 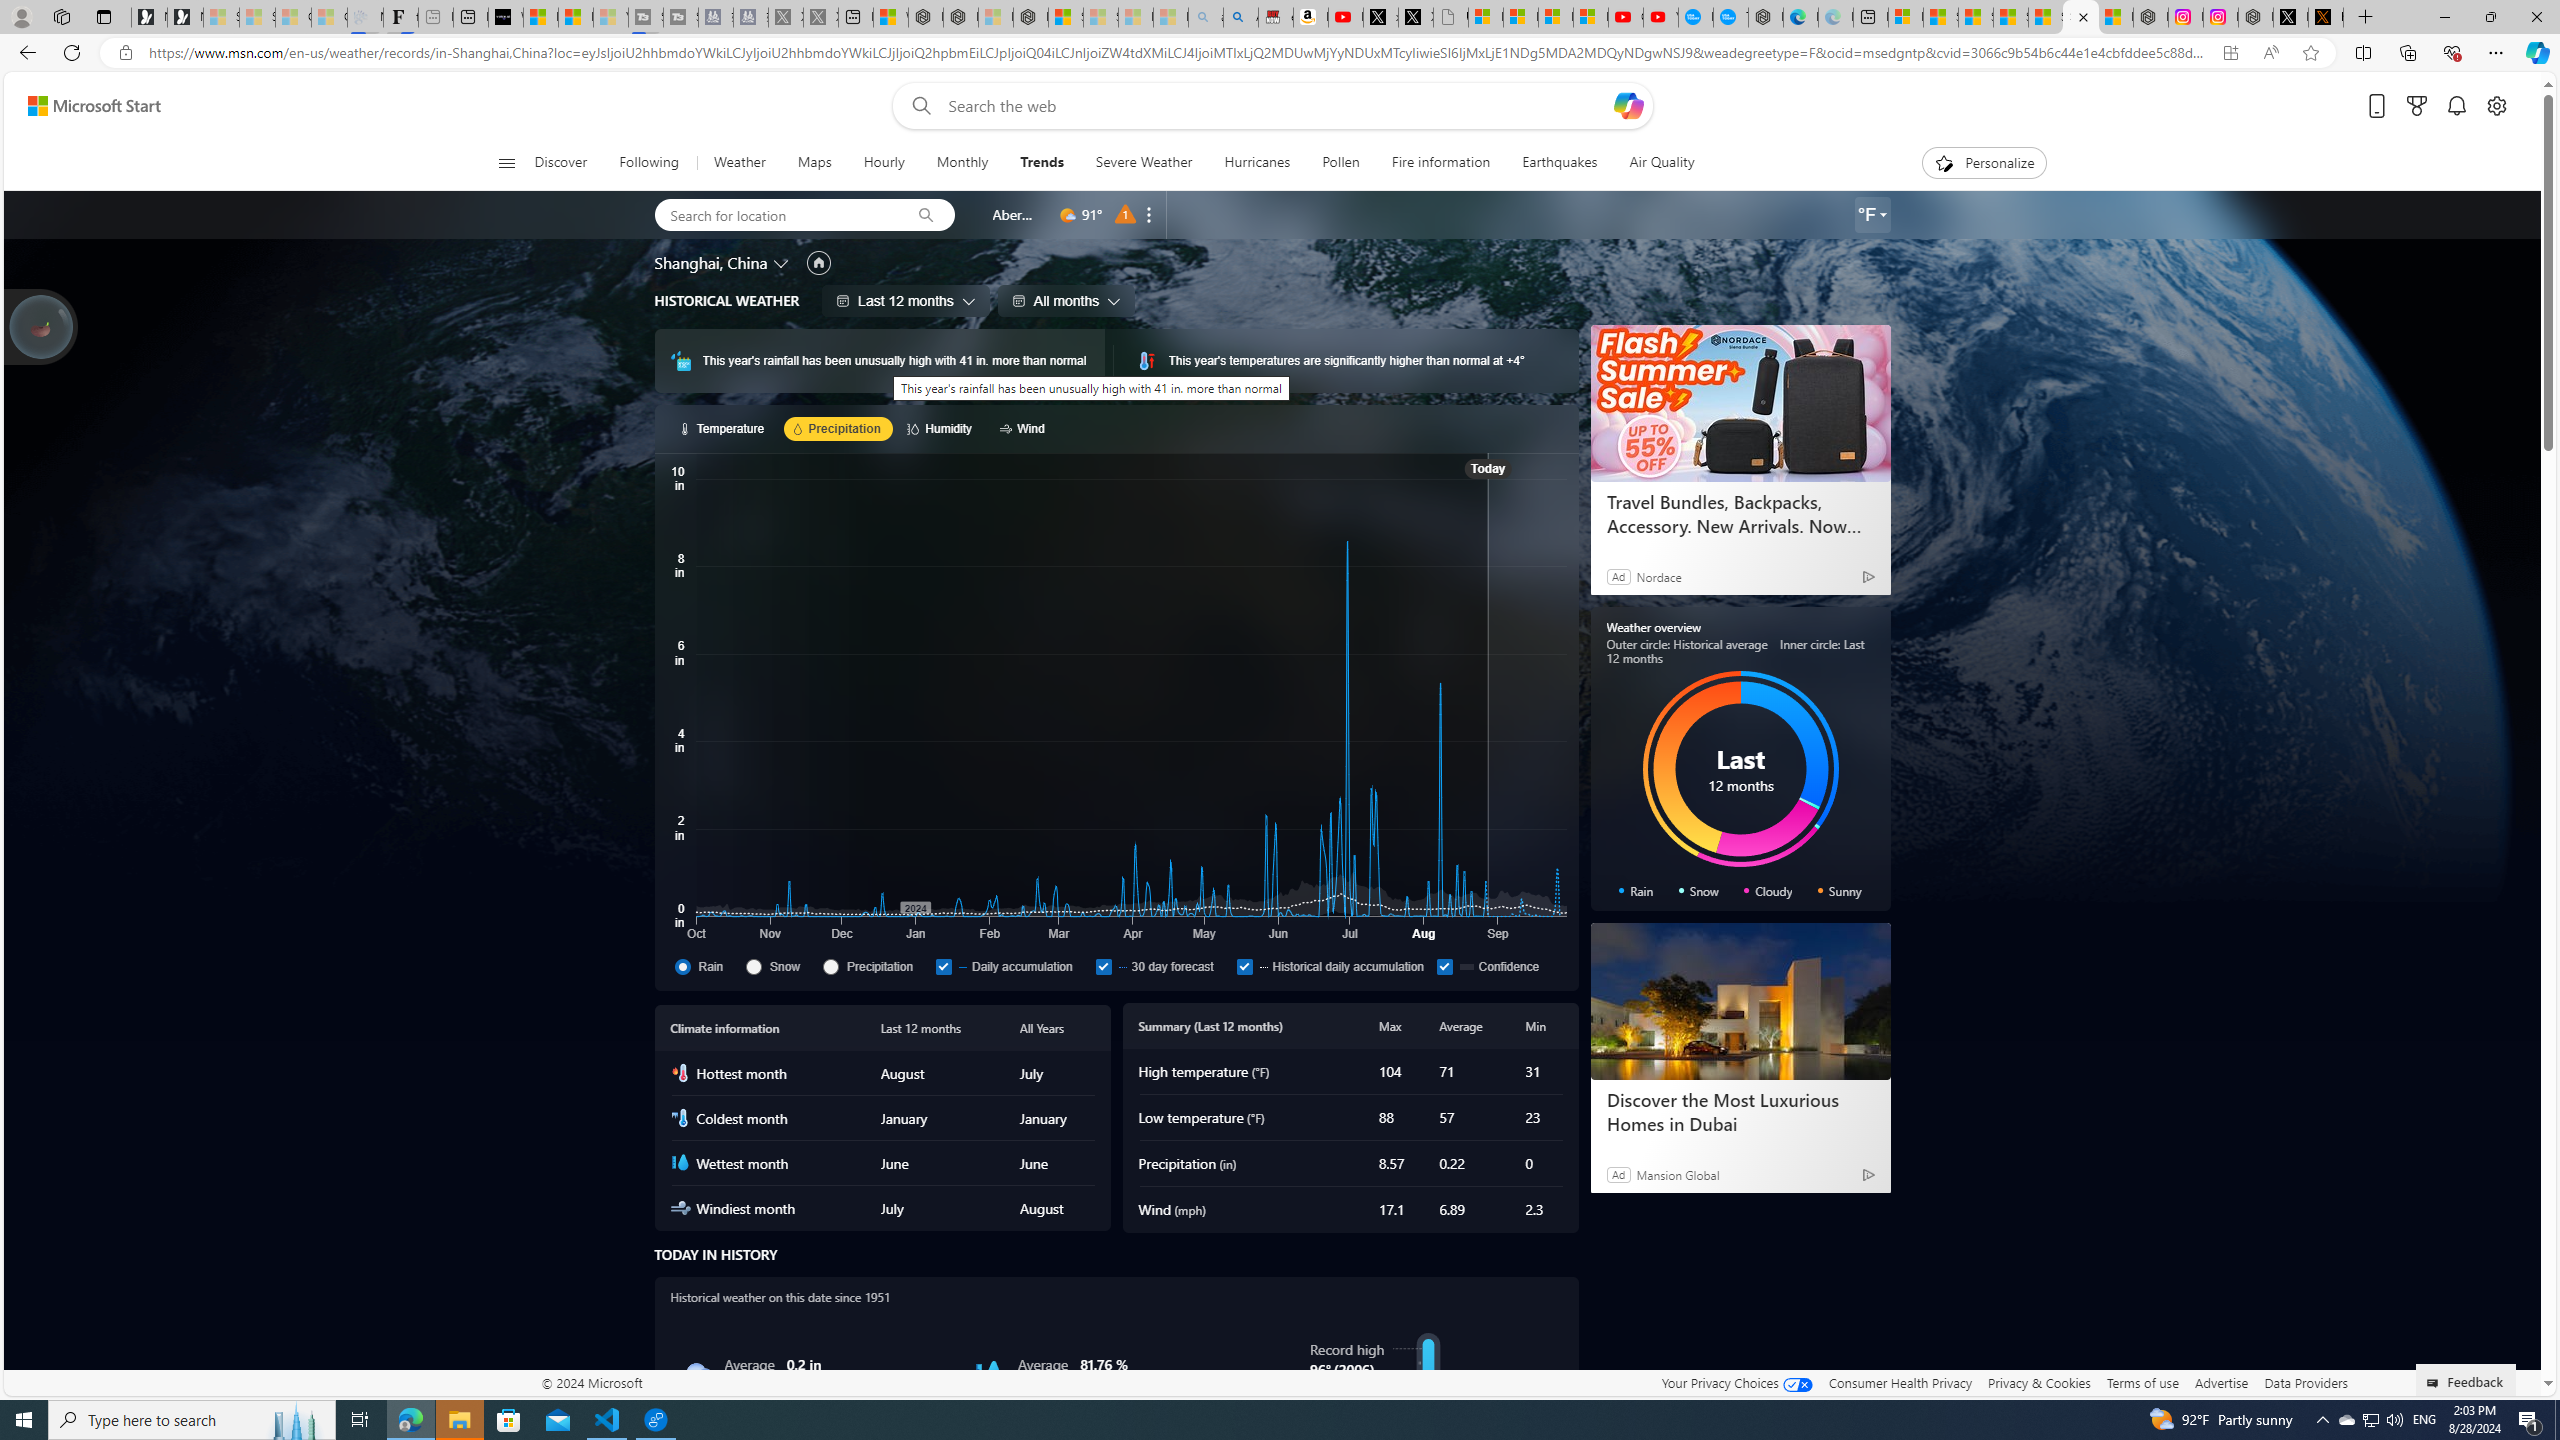 I want to click on 'Data Providers', so click(x=2304, y=1382).